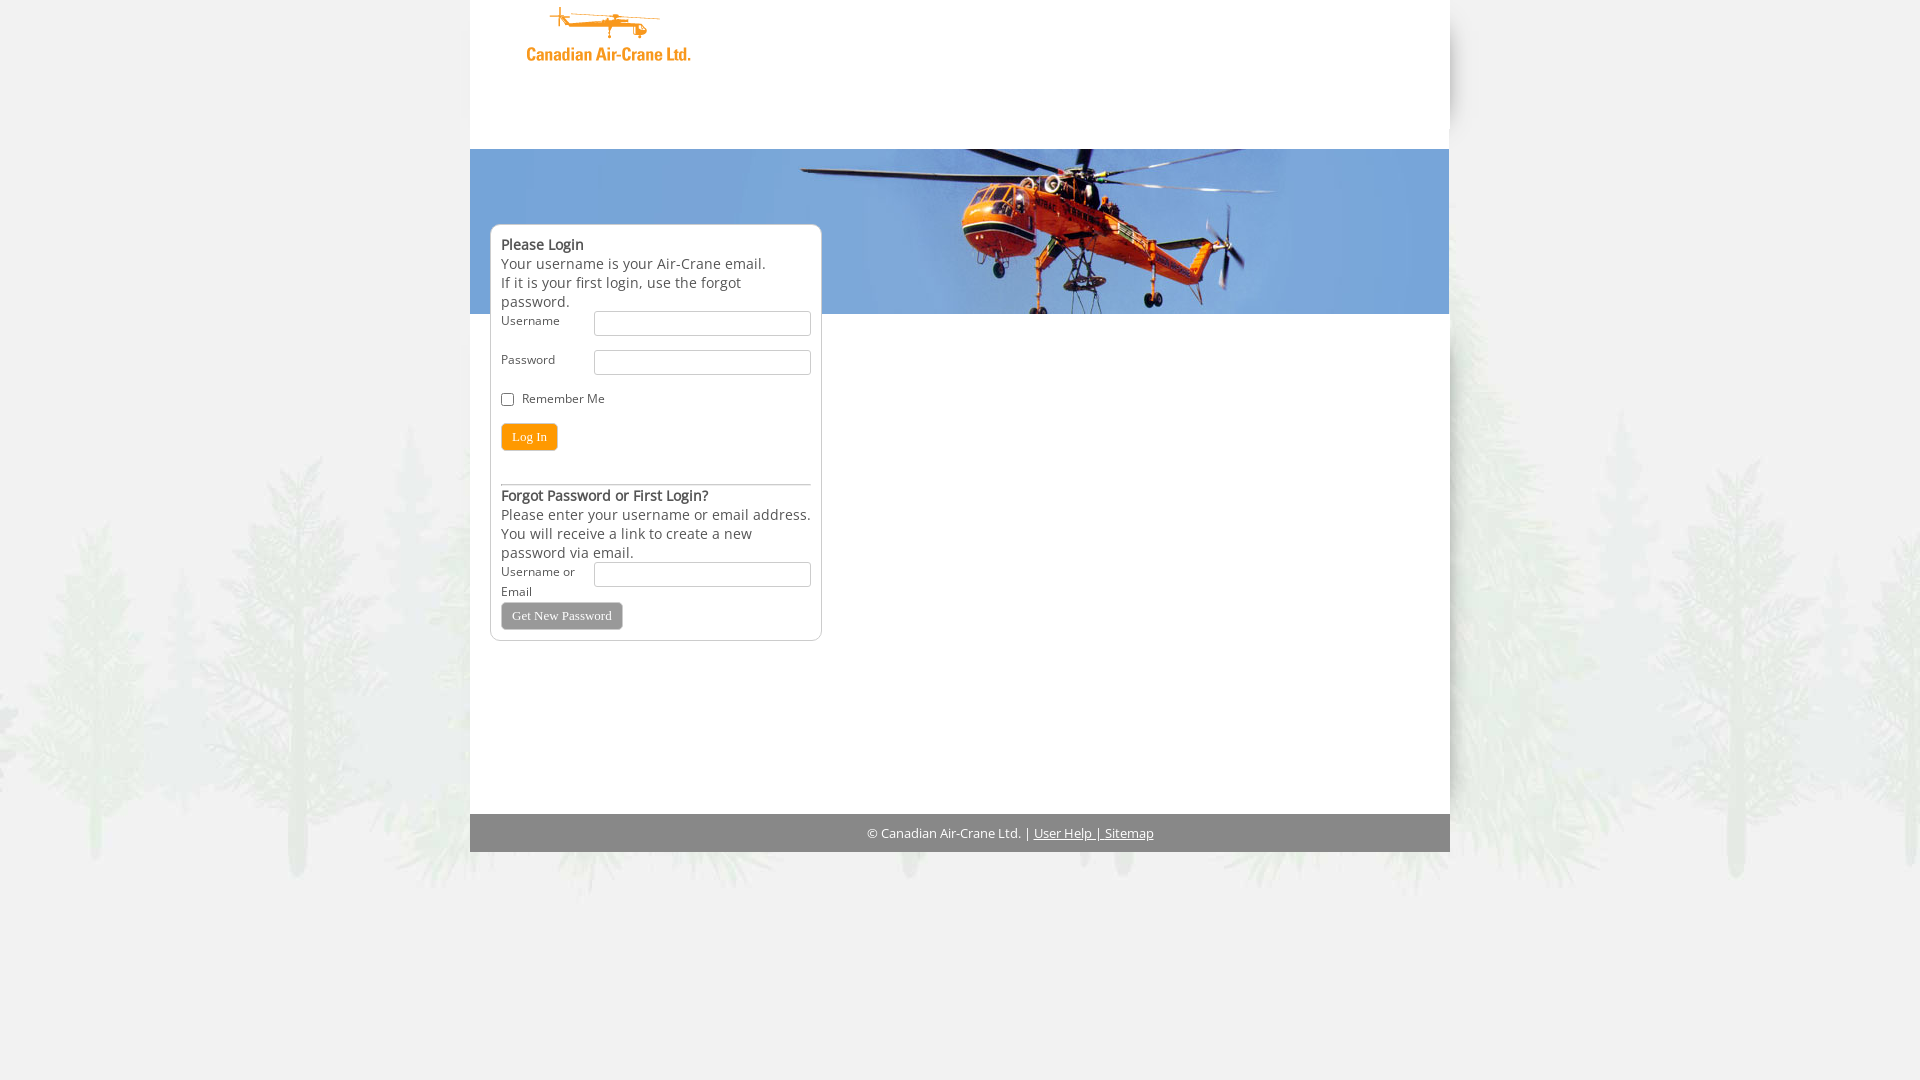  I want to click on 'Get New Password', so click(500, 615).